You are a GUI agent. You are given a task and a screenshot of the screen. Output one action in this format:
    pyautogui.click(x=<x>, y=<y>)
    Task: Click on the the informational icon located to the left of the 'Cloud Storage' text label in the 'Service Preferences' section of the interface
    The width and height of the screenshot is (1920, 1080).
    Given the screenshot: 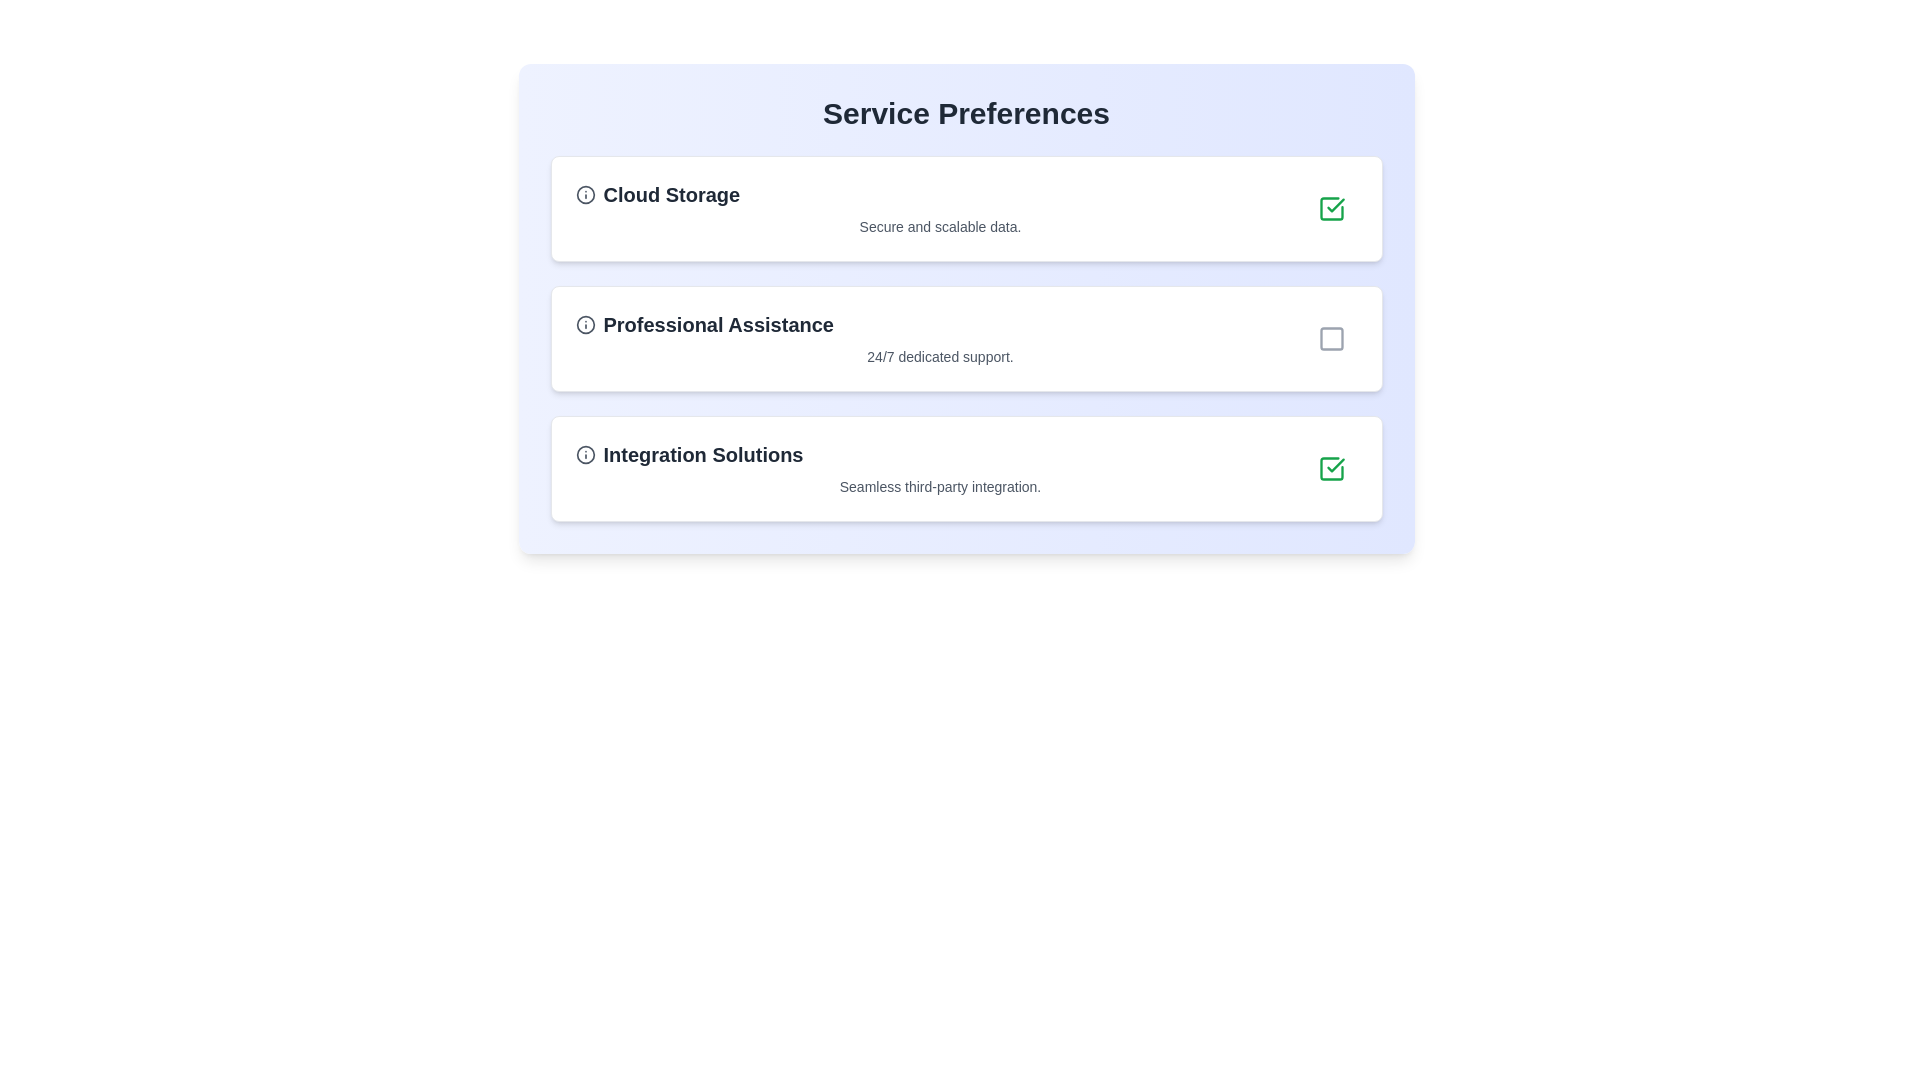 What is the action you would take?
    pyautogui.click(x=584, y=195)
    